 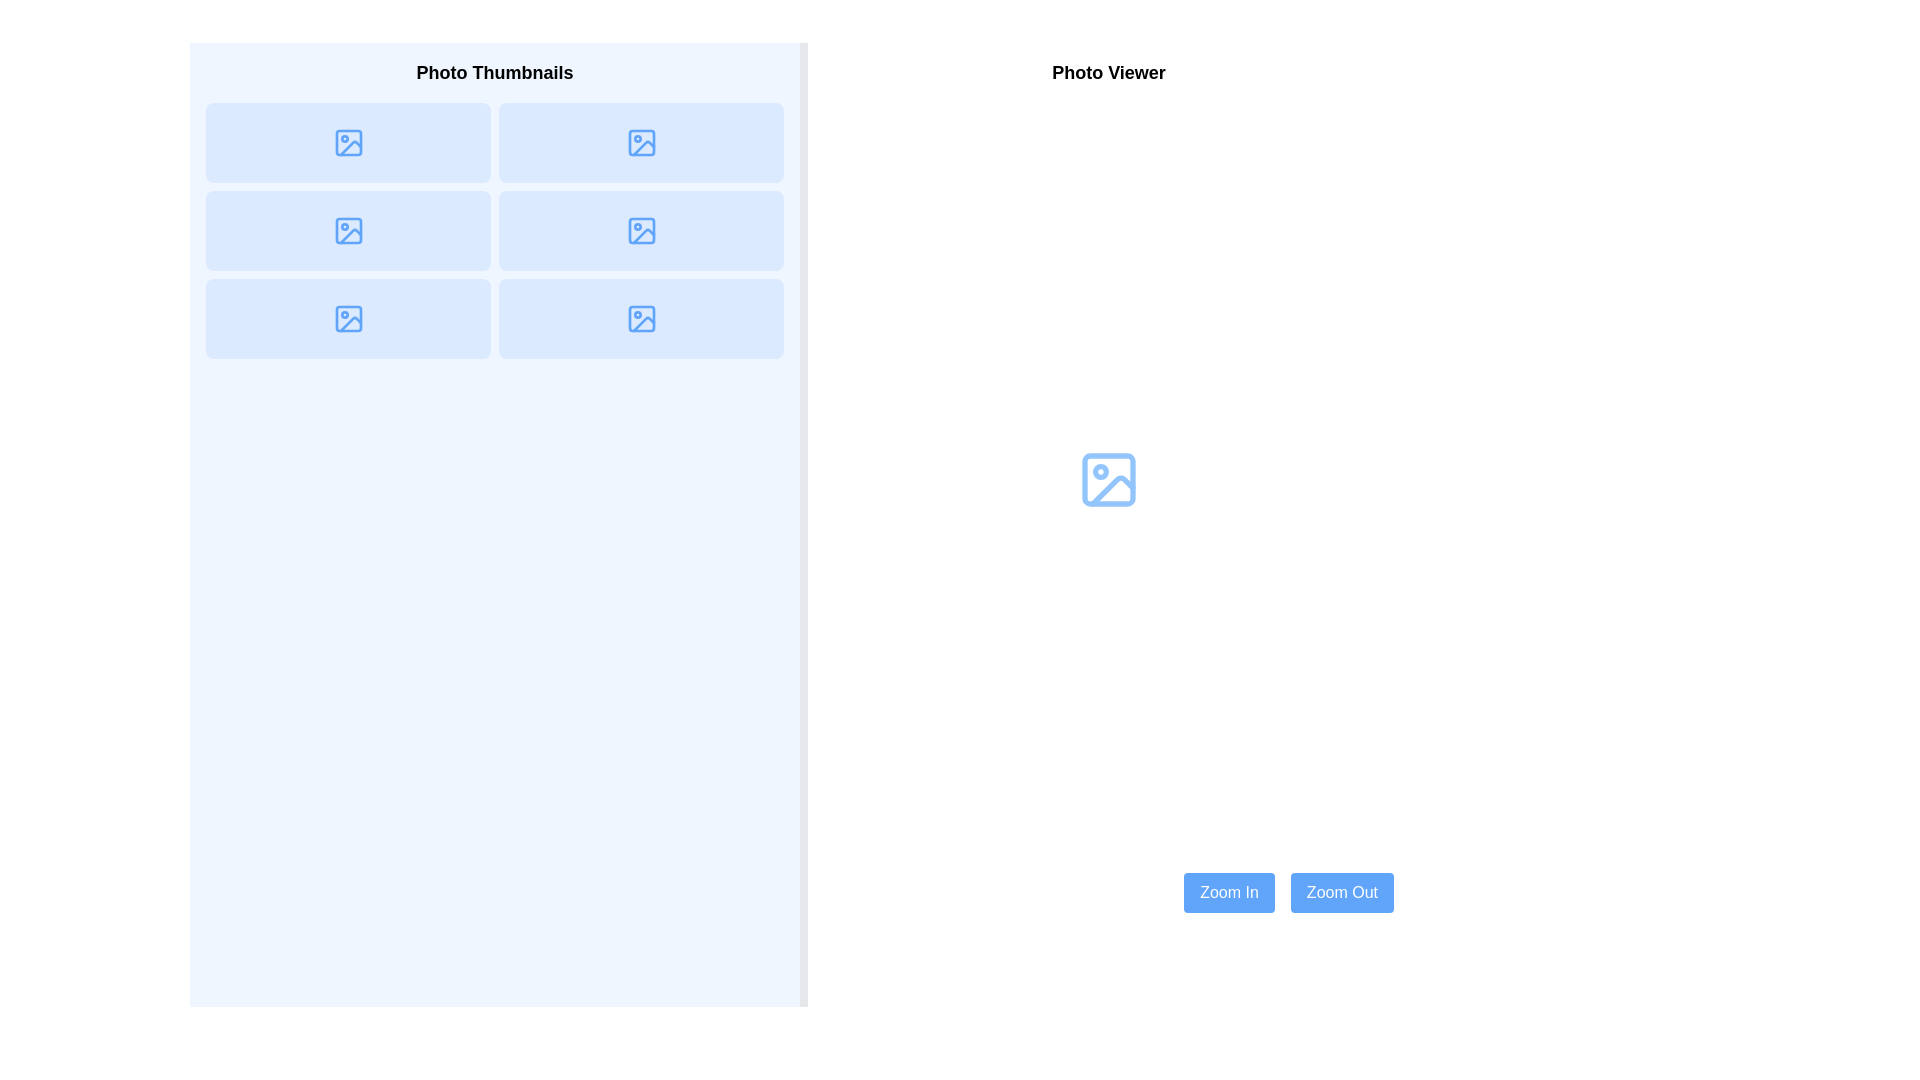 I want to click on the image thumbnail icon located in the bottom-right position of the 'Photo Thumbnails' grid, so click(x=641, y=318).